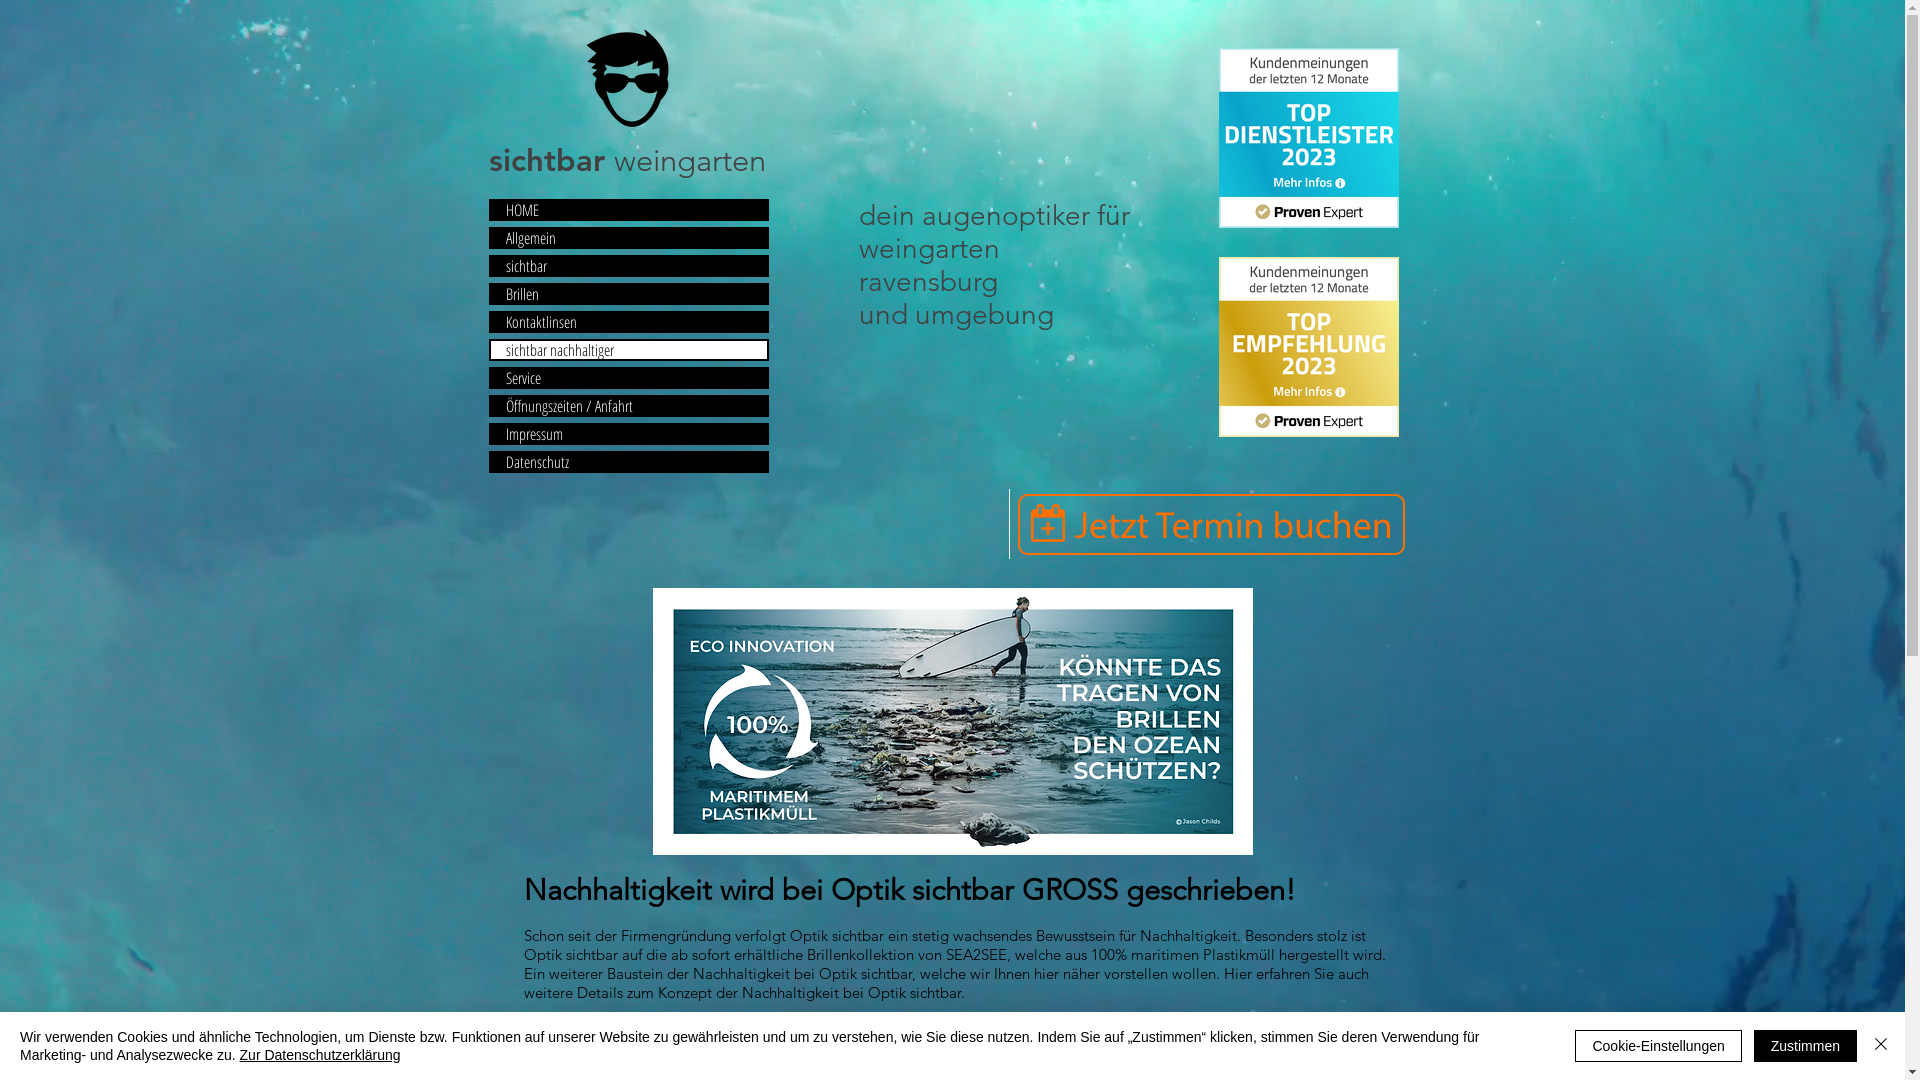  Describe the element at coordinates (627, 320) in the screenshot. I see `'Kontaktlinsen'` at that location.